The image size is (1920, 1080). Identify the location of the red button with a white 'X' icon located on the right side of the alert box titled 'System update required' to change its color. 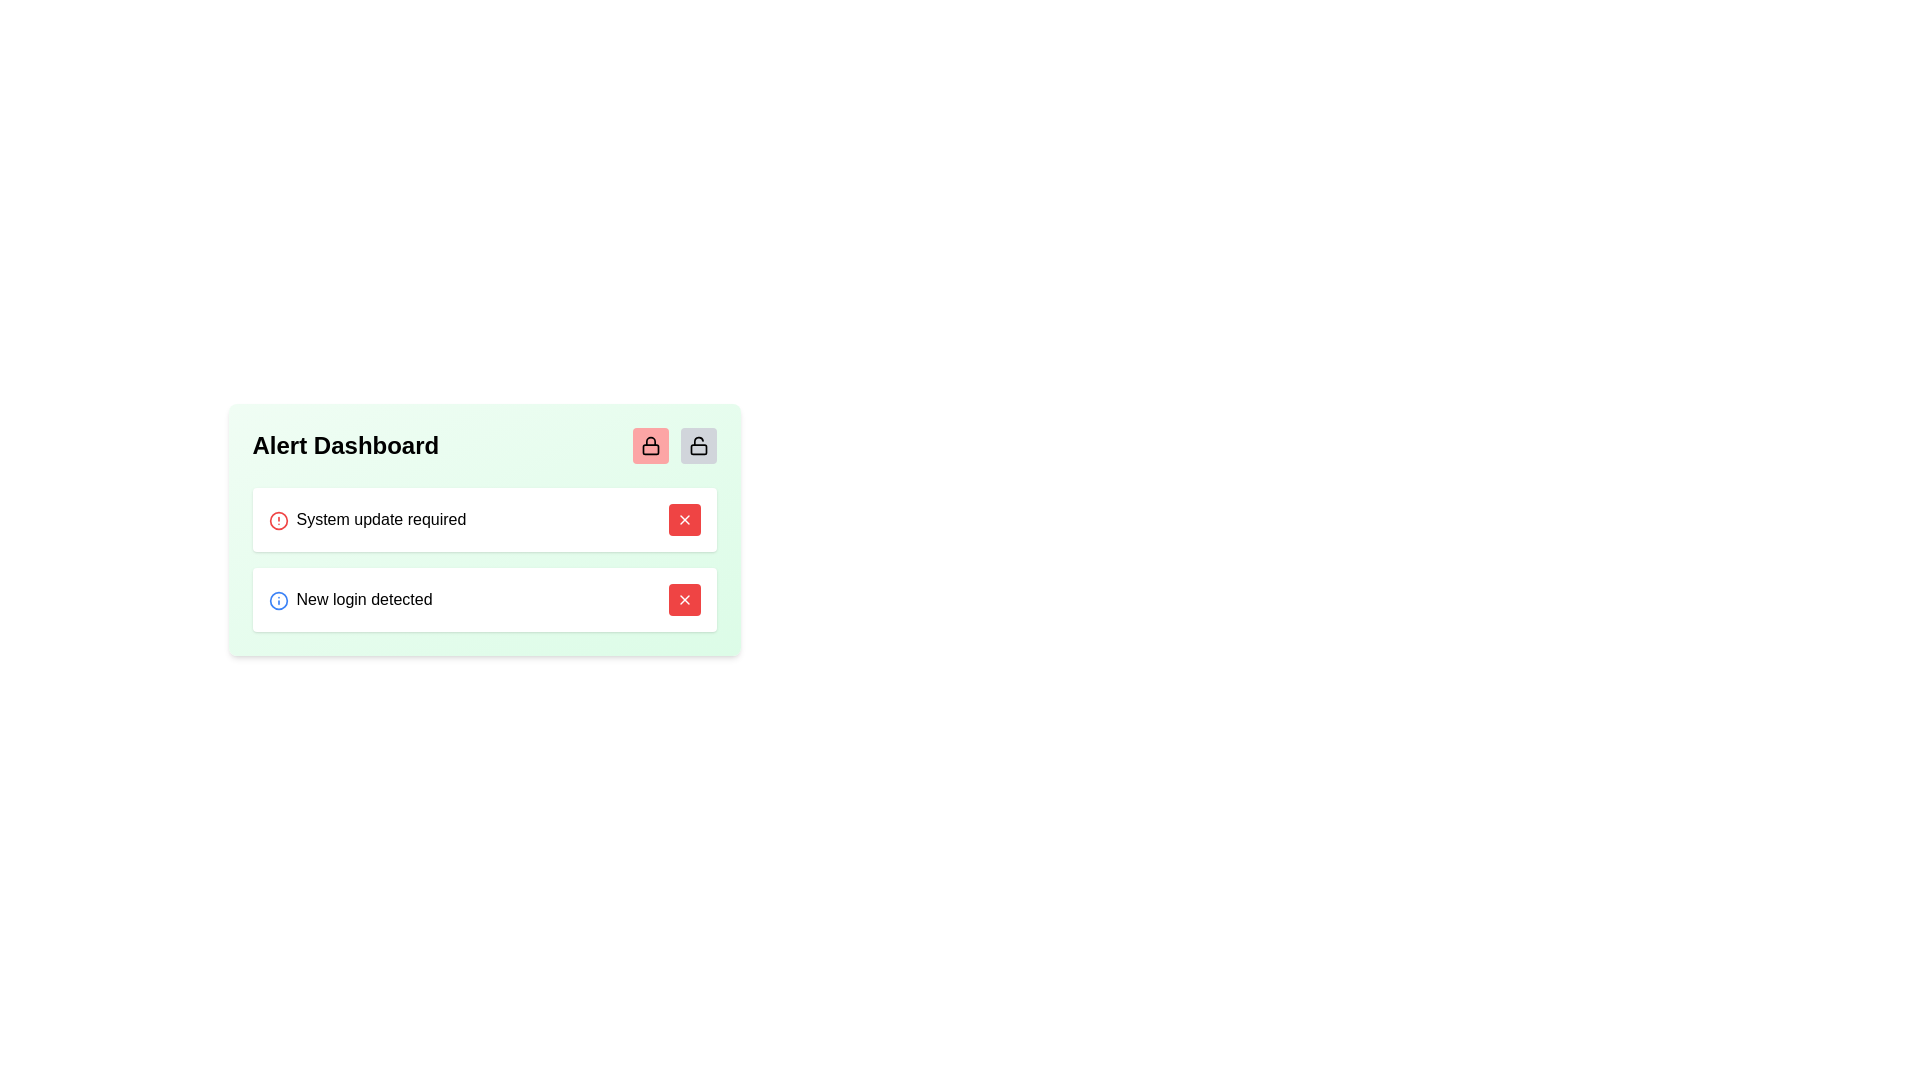
(684, 519).